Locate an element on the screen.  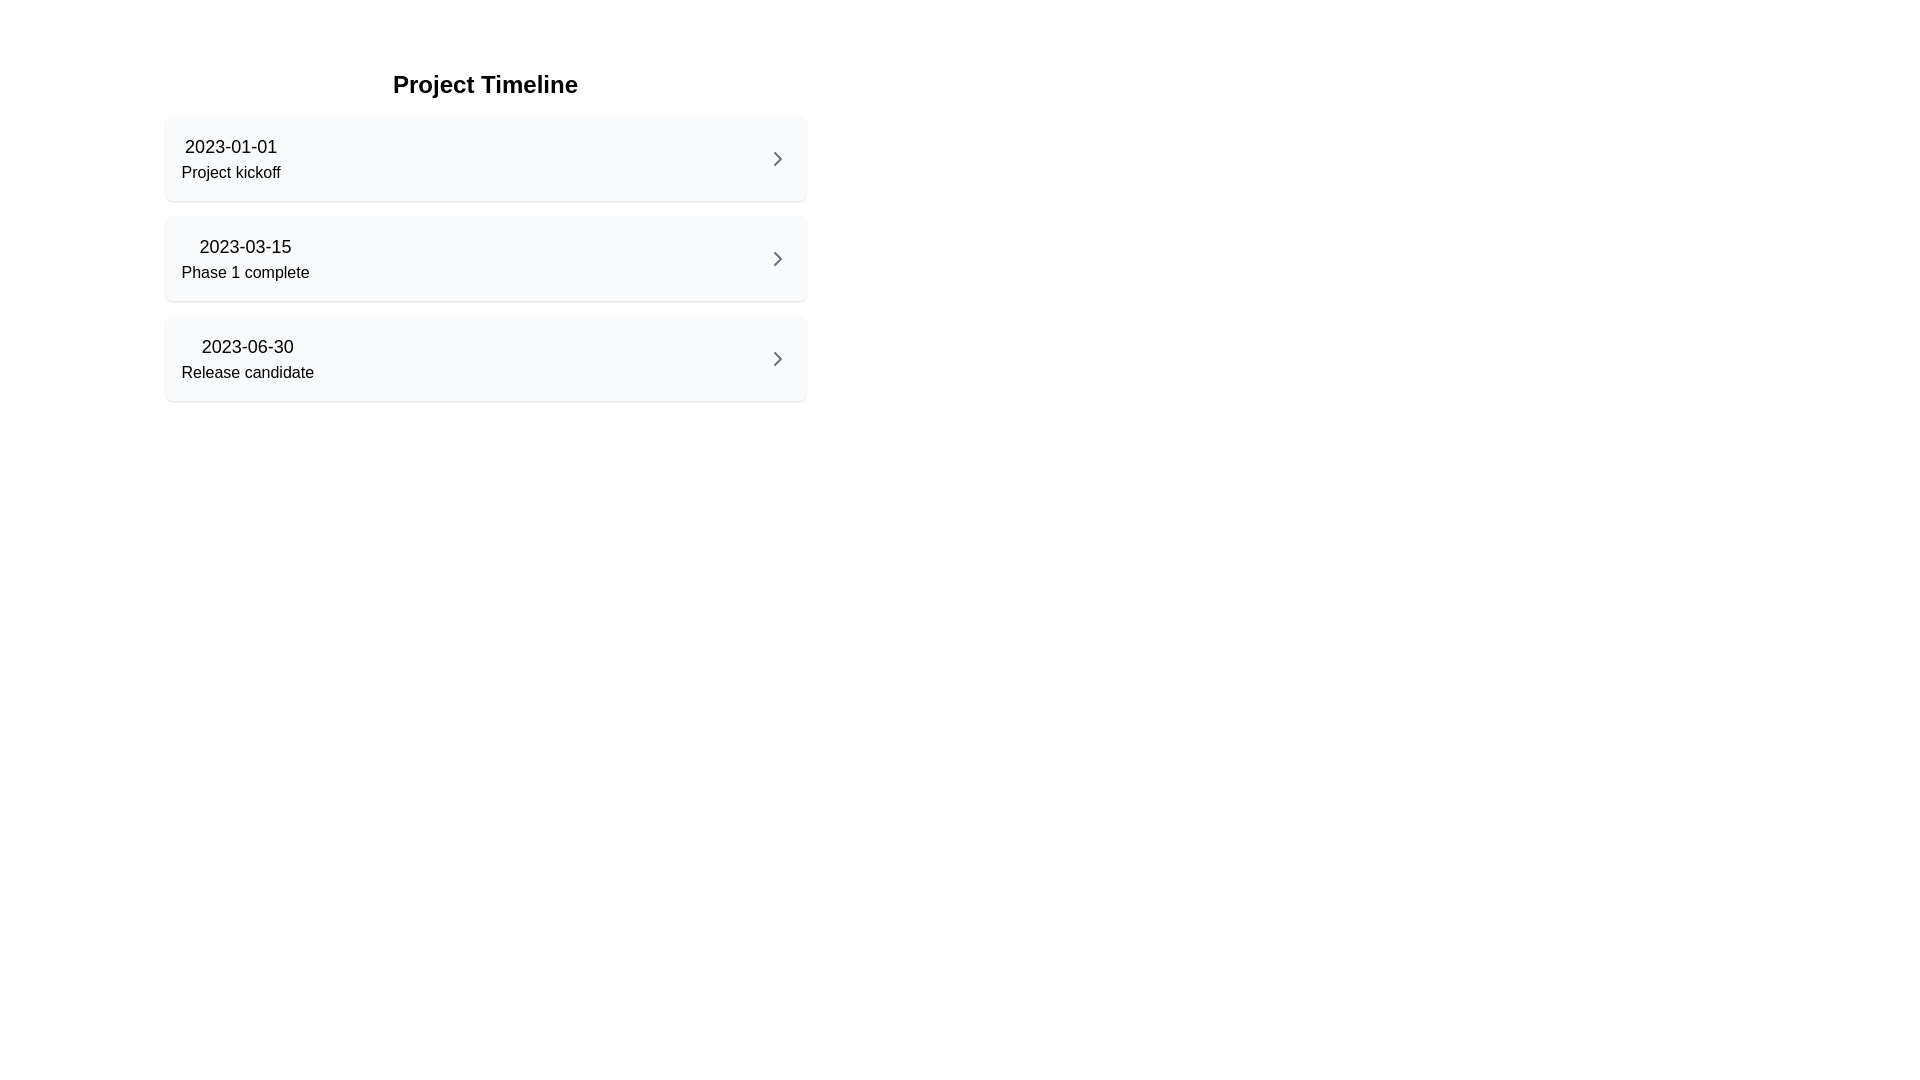
text label 'Phase 1 complete' located below the date '2023-03-15' in the timeline section is located at coordinates (244, 273).